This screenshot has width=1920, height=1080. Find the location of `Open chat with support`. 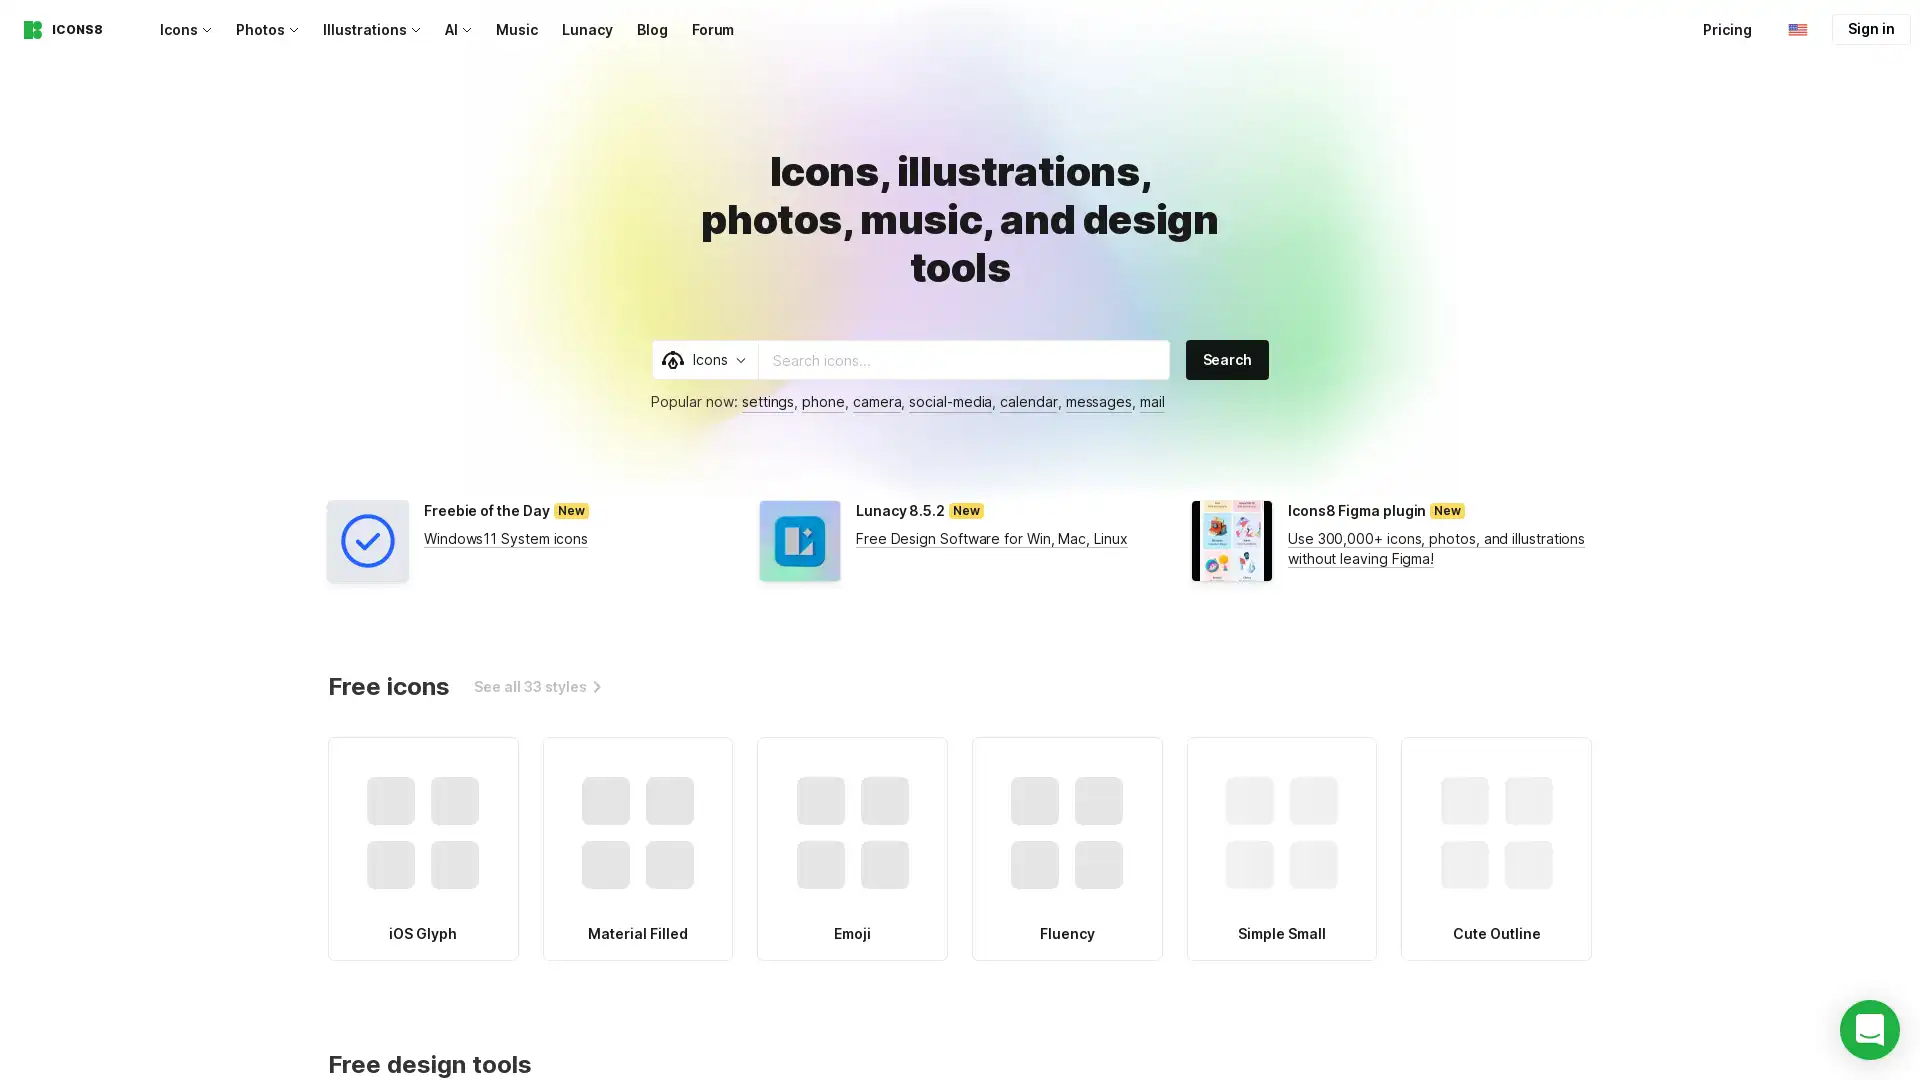

Open chat with support is located at coordinates (1869, 1029).